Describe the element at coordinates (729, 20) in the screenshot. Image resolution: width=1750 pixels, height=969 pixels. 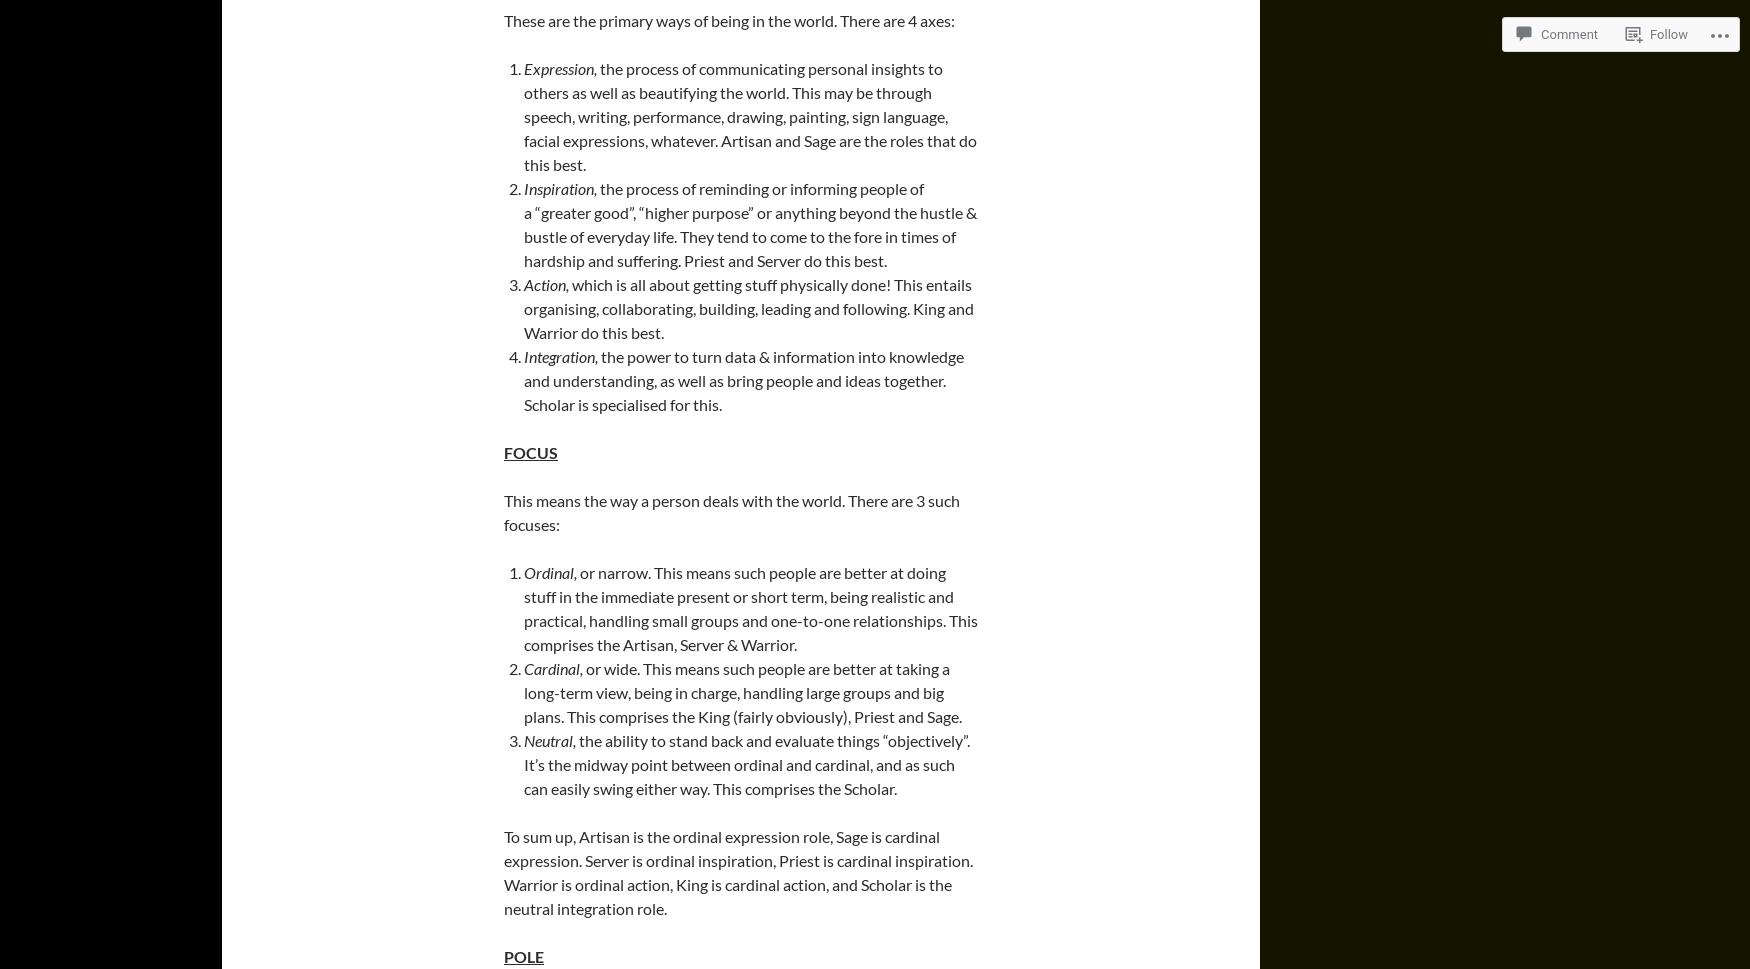
I see `'These are the primary ways of being in the world. There are 4 axes:'` at that location.